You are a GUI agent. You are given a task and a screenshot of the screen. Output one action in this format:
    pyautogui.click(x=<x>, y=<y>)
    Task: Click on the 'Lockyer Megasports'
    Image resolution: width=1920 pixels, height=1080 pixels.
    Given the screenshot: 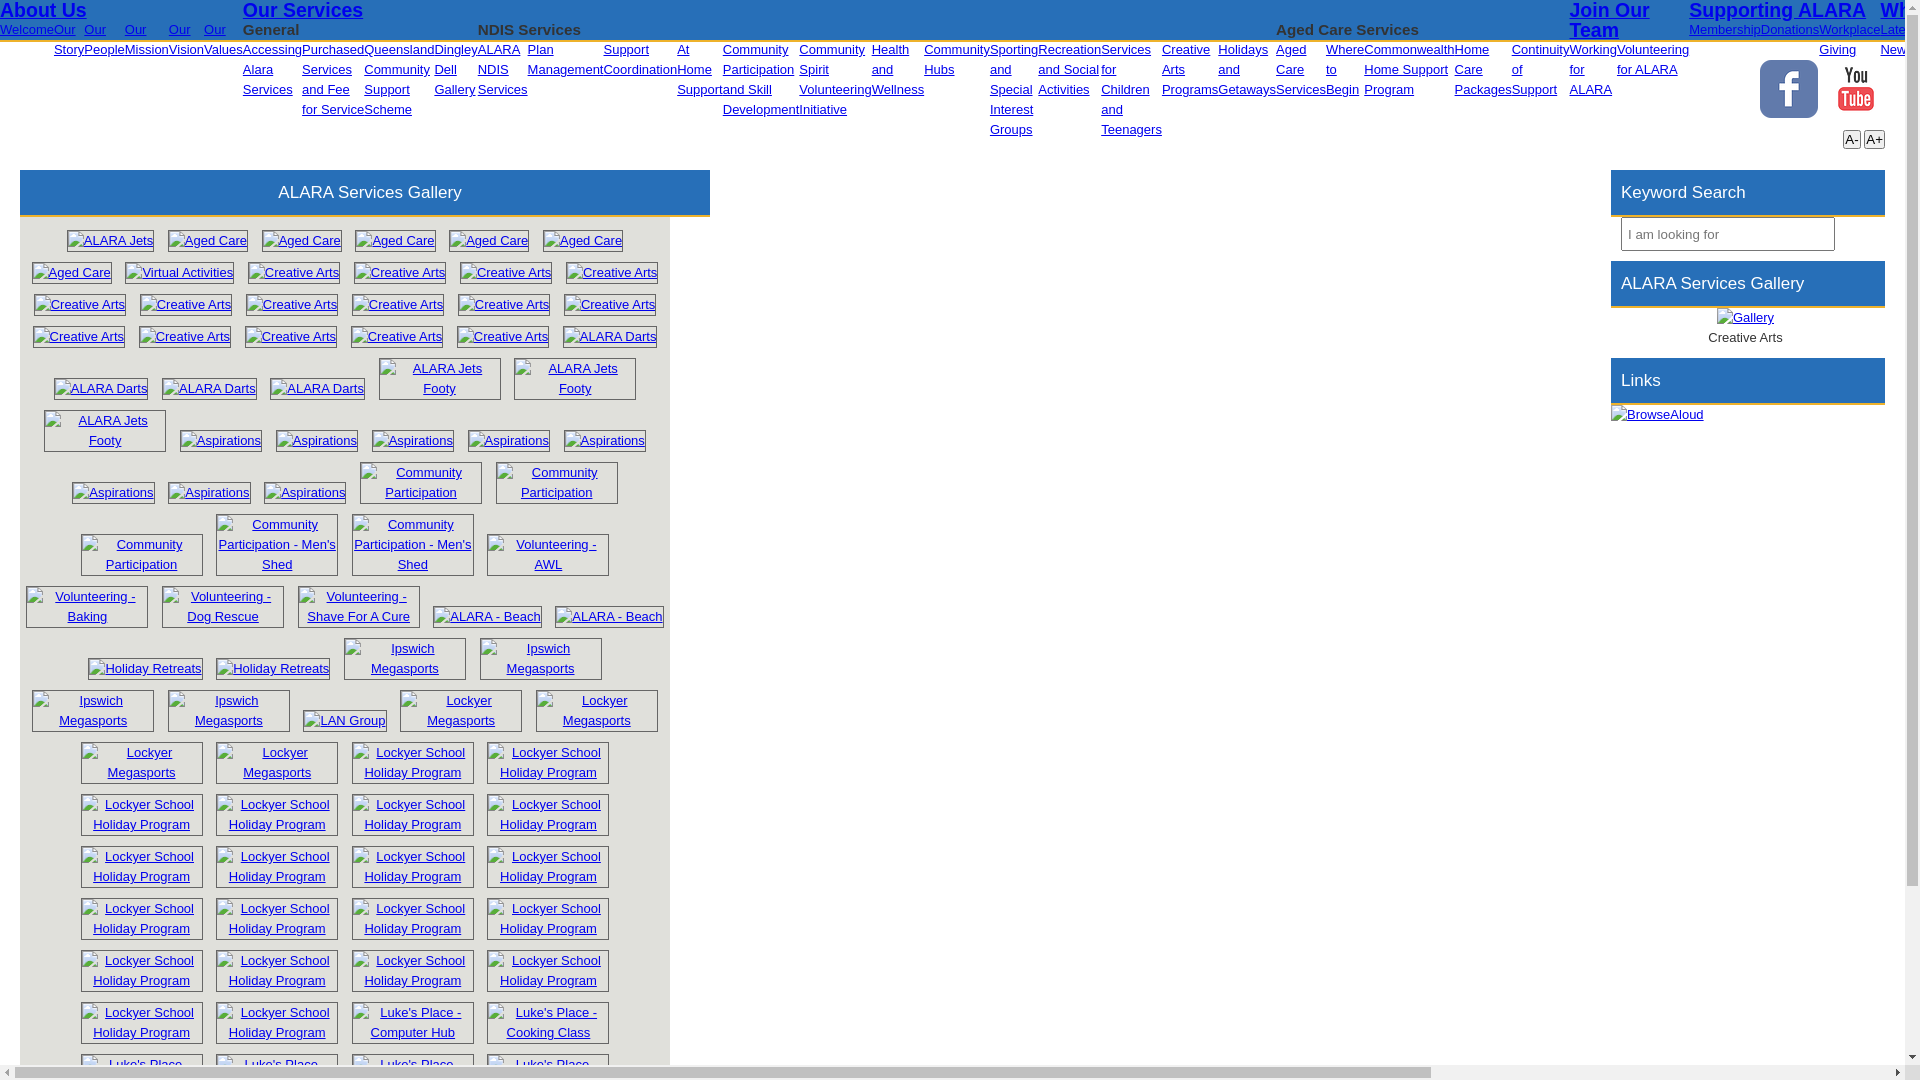 What is the action you would take?
    pyautogui.click(x=399, y=709)
    